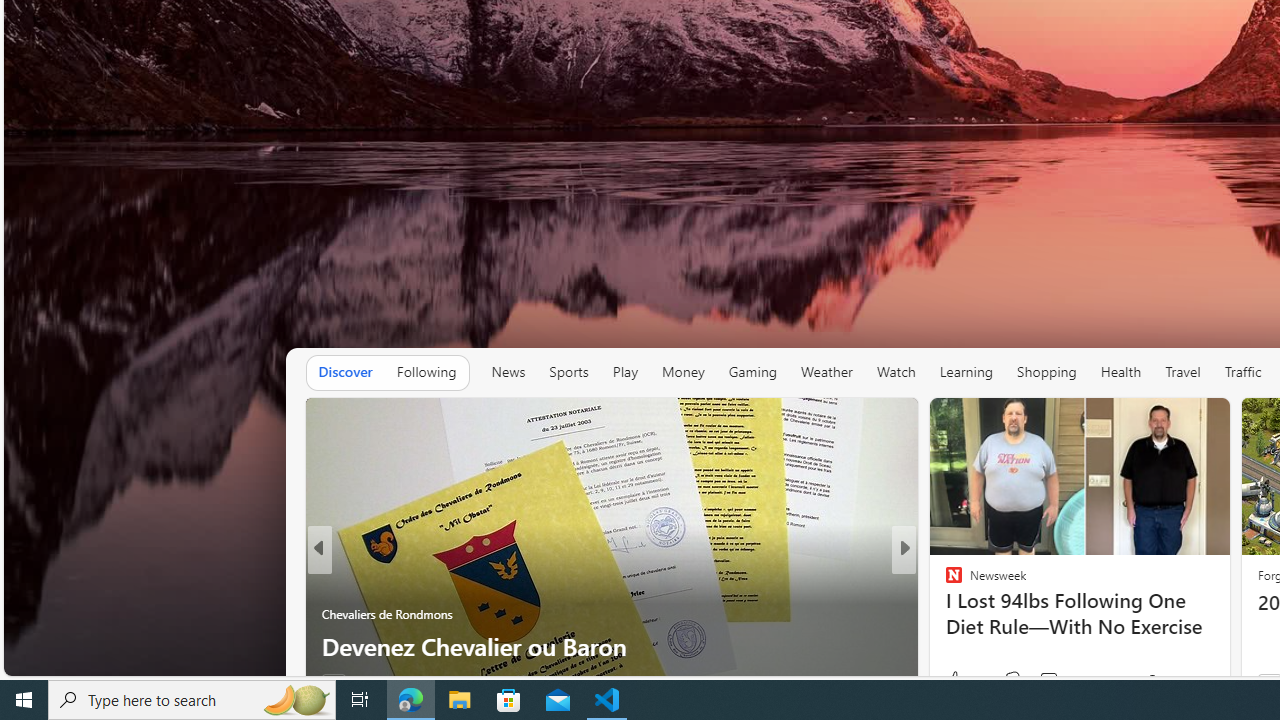 The image size is (1280, 720). What do you see at coordinates (955, 680) in the screenshot?
I see `'56 Like'` at bounding box center [955, 680].